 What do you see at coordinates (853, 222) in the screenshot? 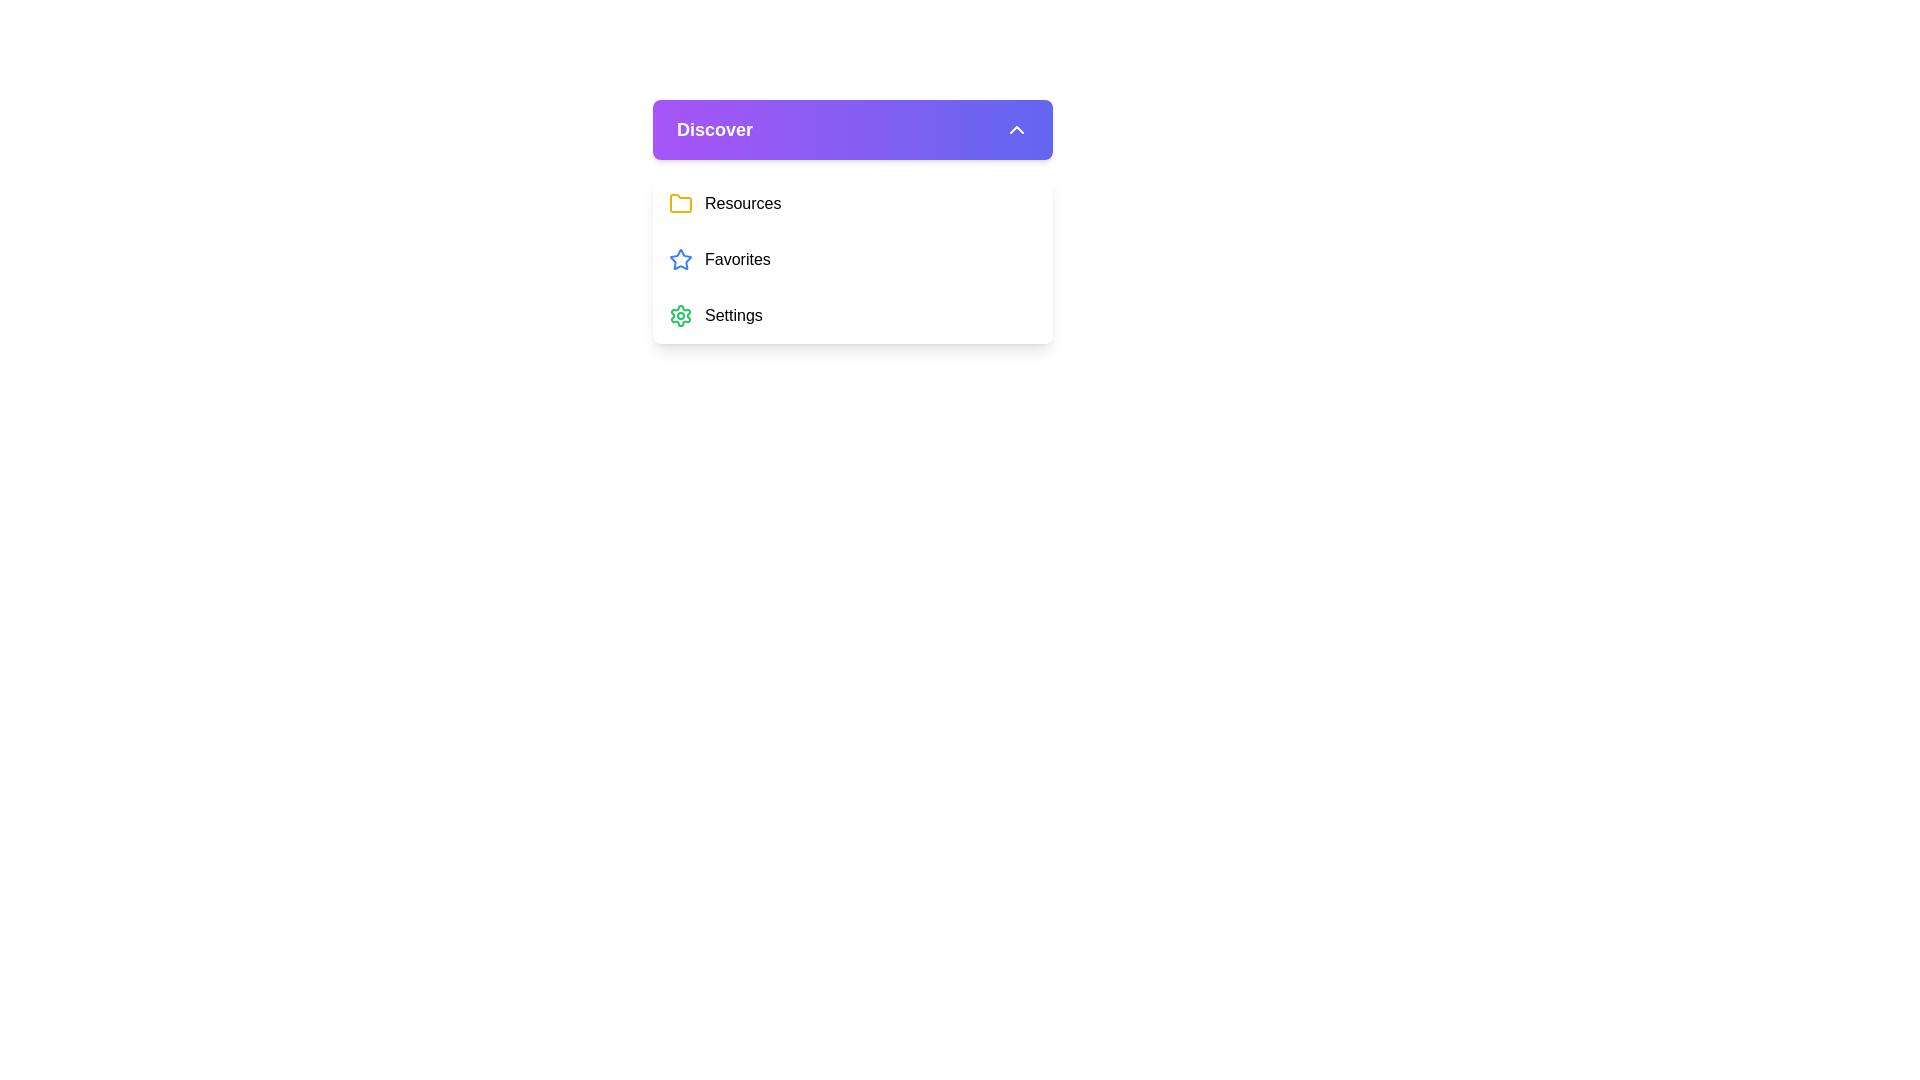
I see `the 'Discover' dropdown menu` at bounding box center [853, 222].